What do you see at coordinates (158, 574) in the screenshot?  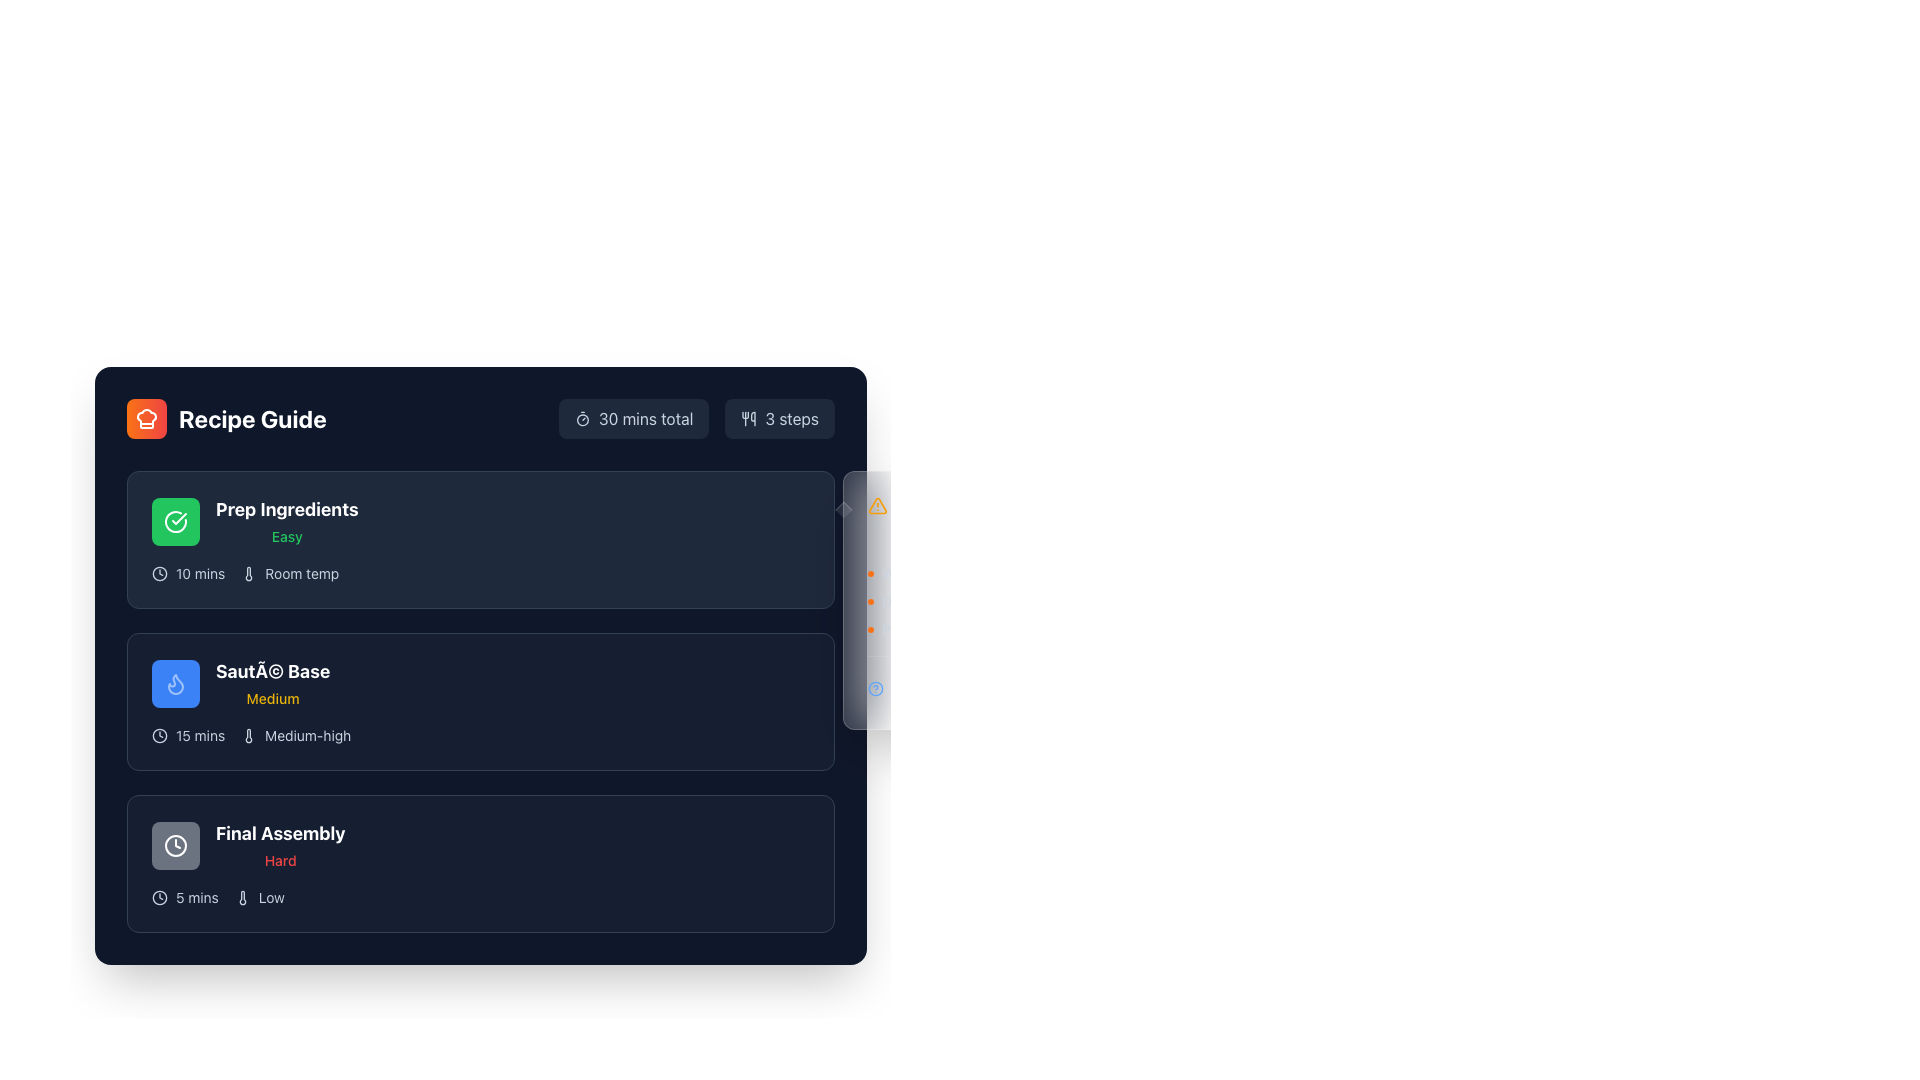 I see `the details of the Icon that visually indicates a time duration for the task 'Prep Ingredients', located to the left of '10 mins' and below the green checkmark icon` at bounding box center [158, 574].